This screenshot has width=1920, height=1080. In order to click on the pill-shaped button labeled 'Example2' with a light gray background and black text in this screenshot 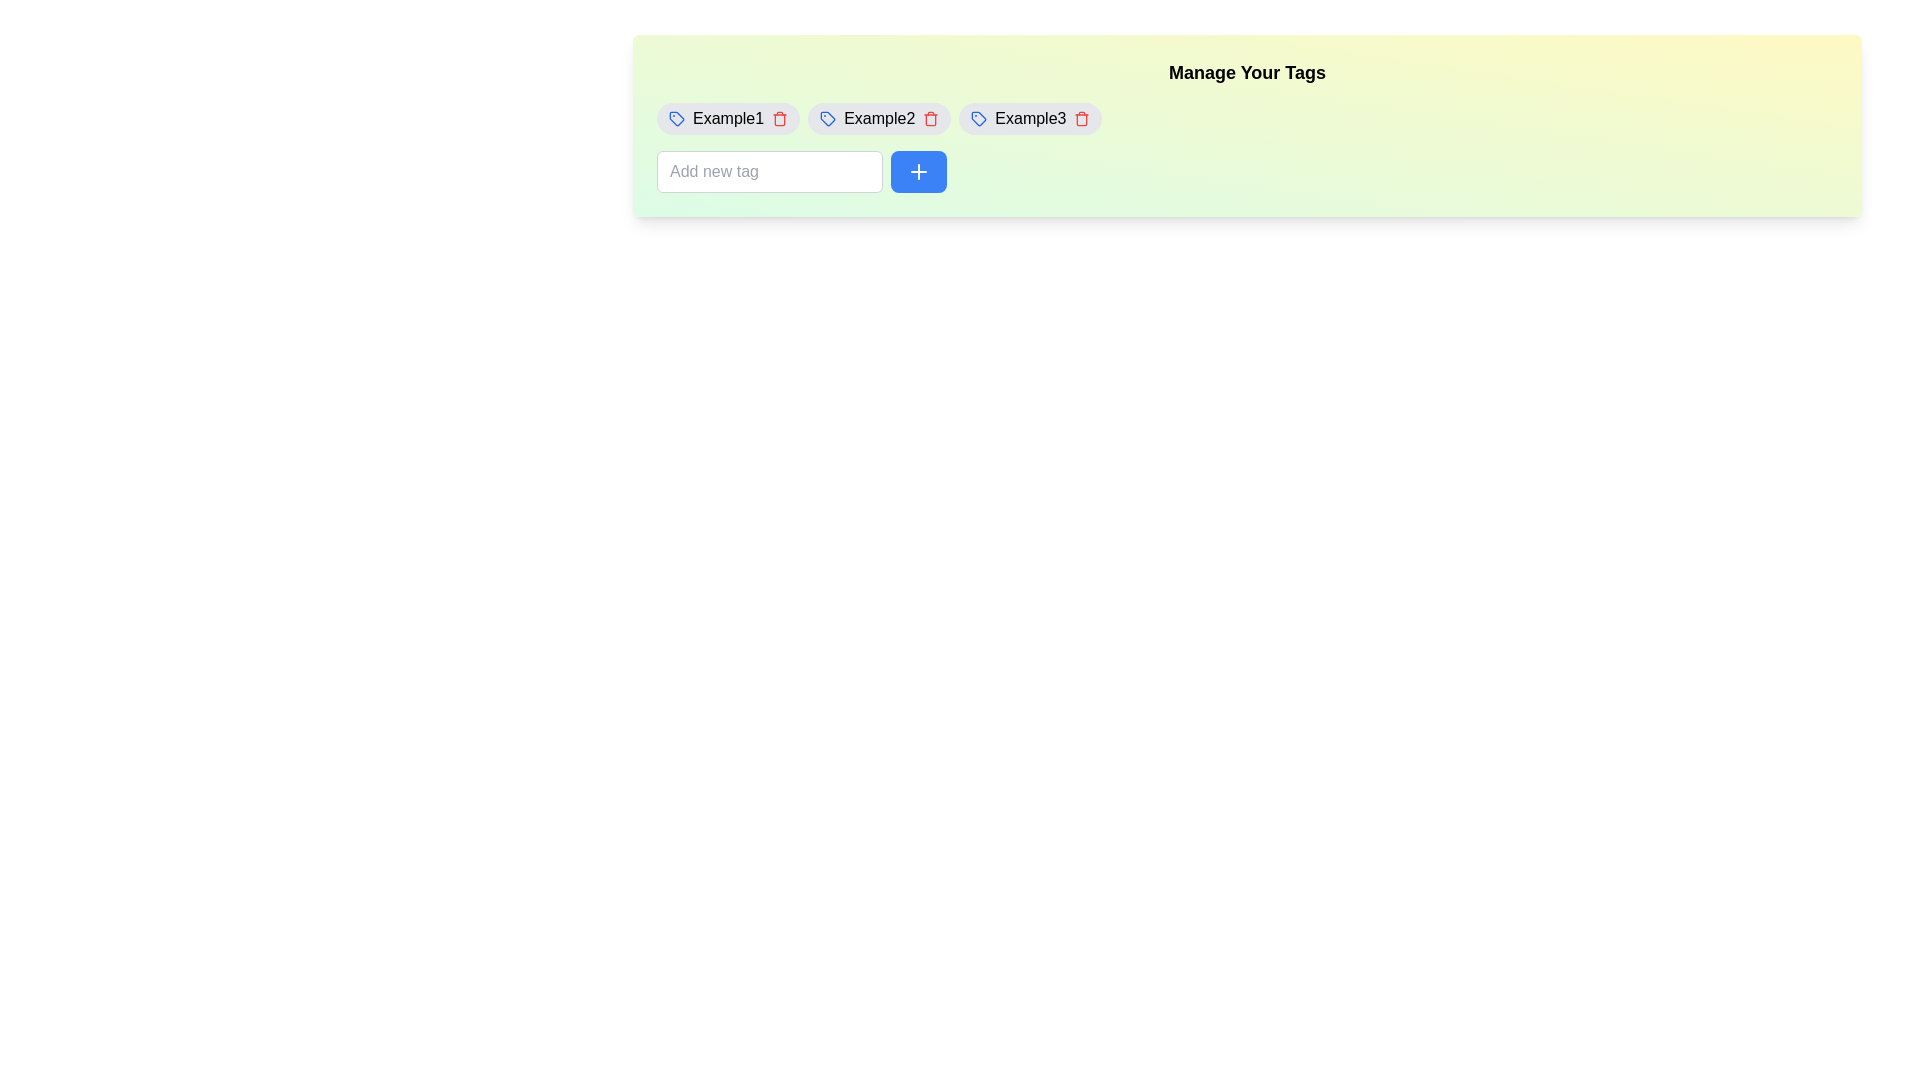, I will do `click(879, 119)`.